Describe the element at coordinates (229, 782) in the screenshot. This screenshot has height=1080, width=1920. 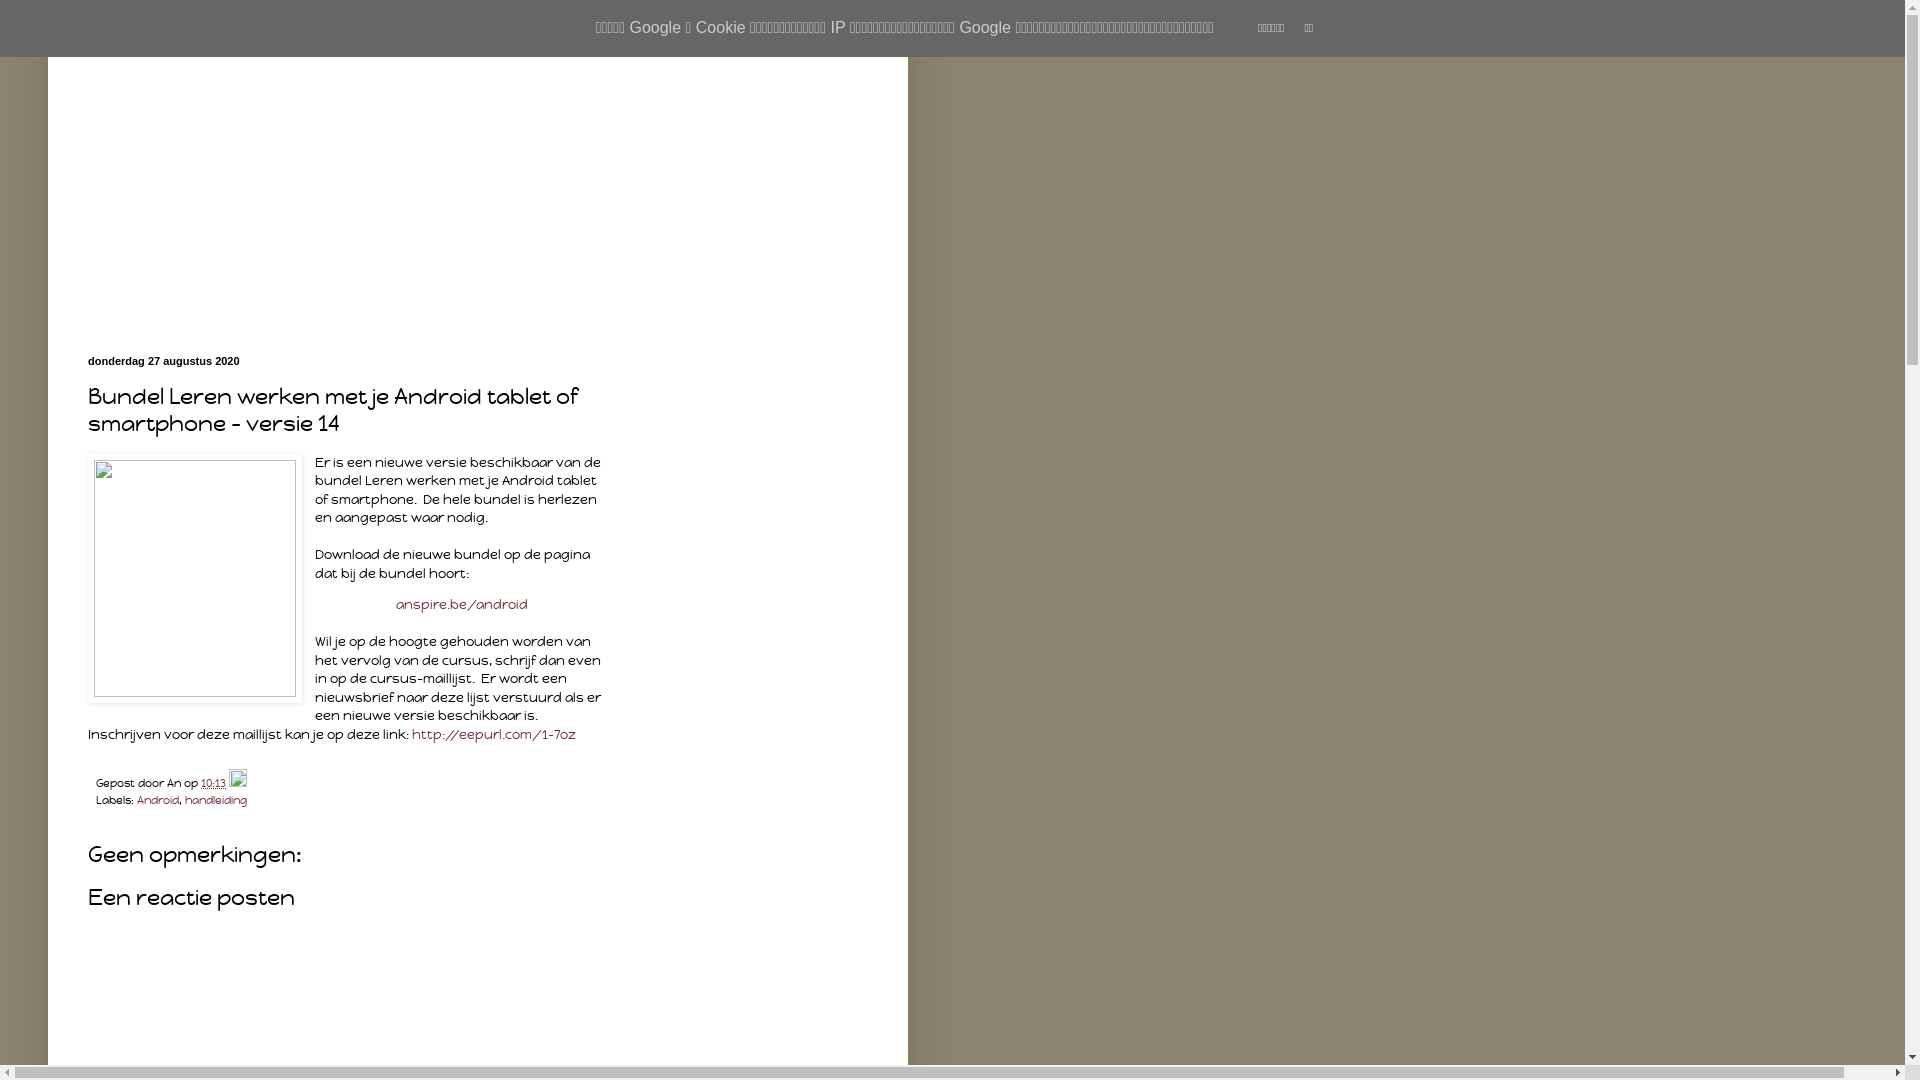
I see `'Post bewerken'` at that location.